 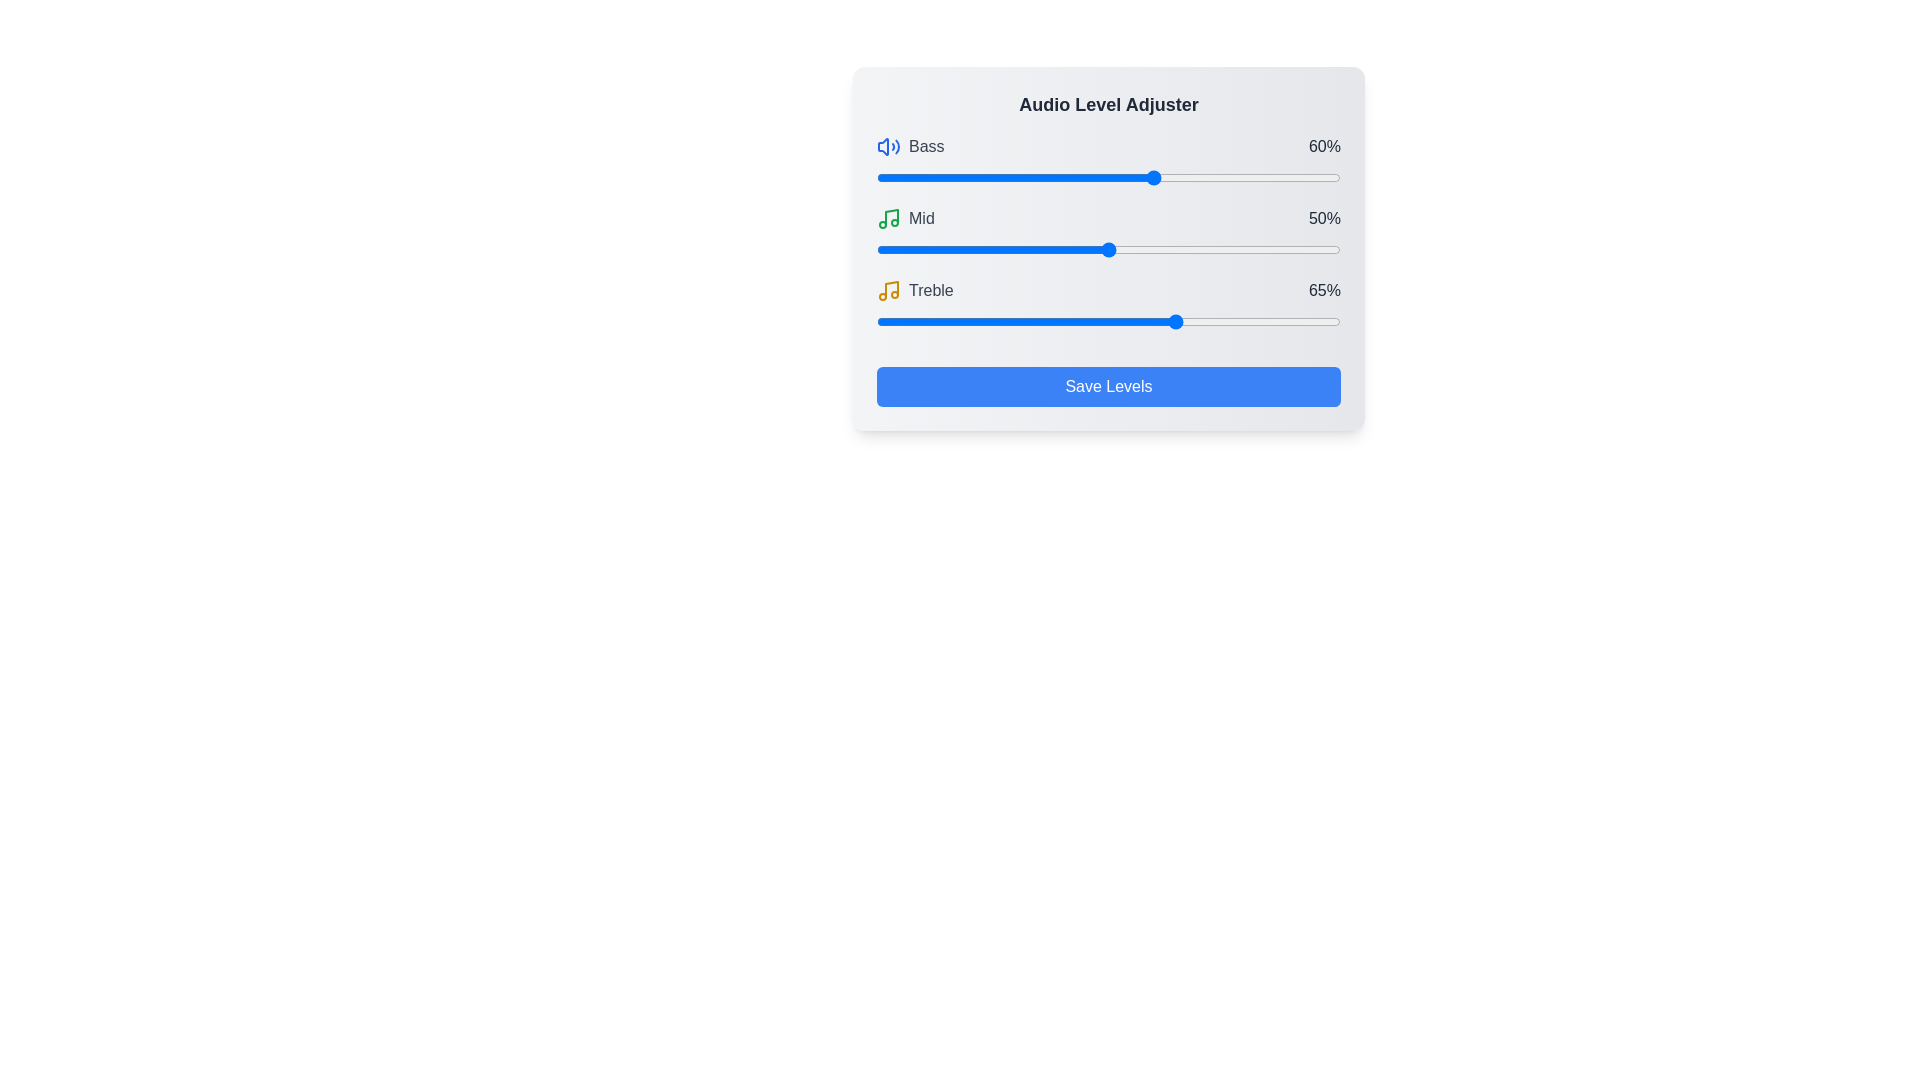 I want to click on the slider, so click(x=1056, y=320).